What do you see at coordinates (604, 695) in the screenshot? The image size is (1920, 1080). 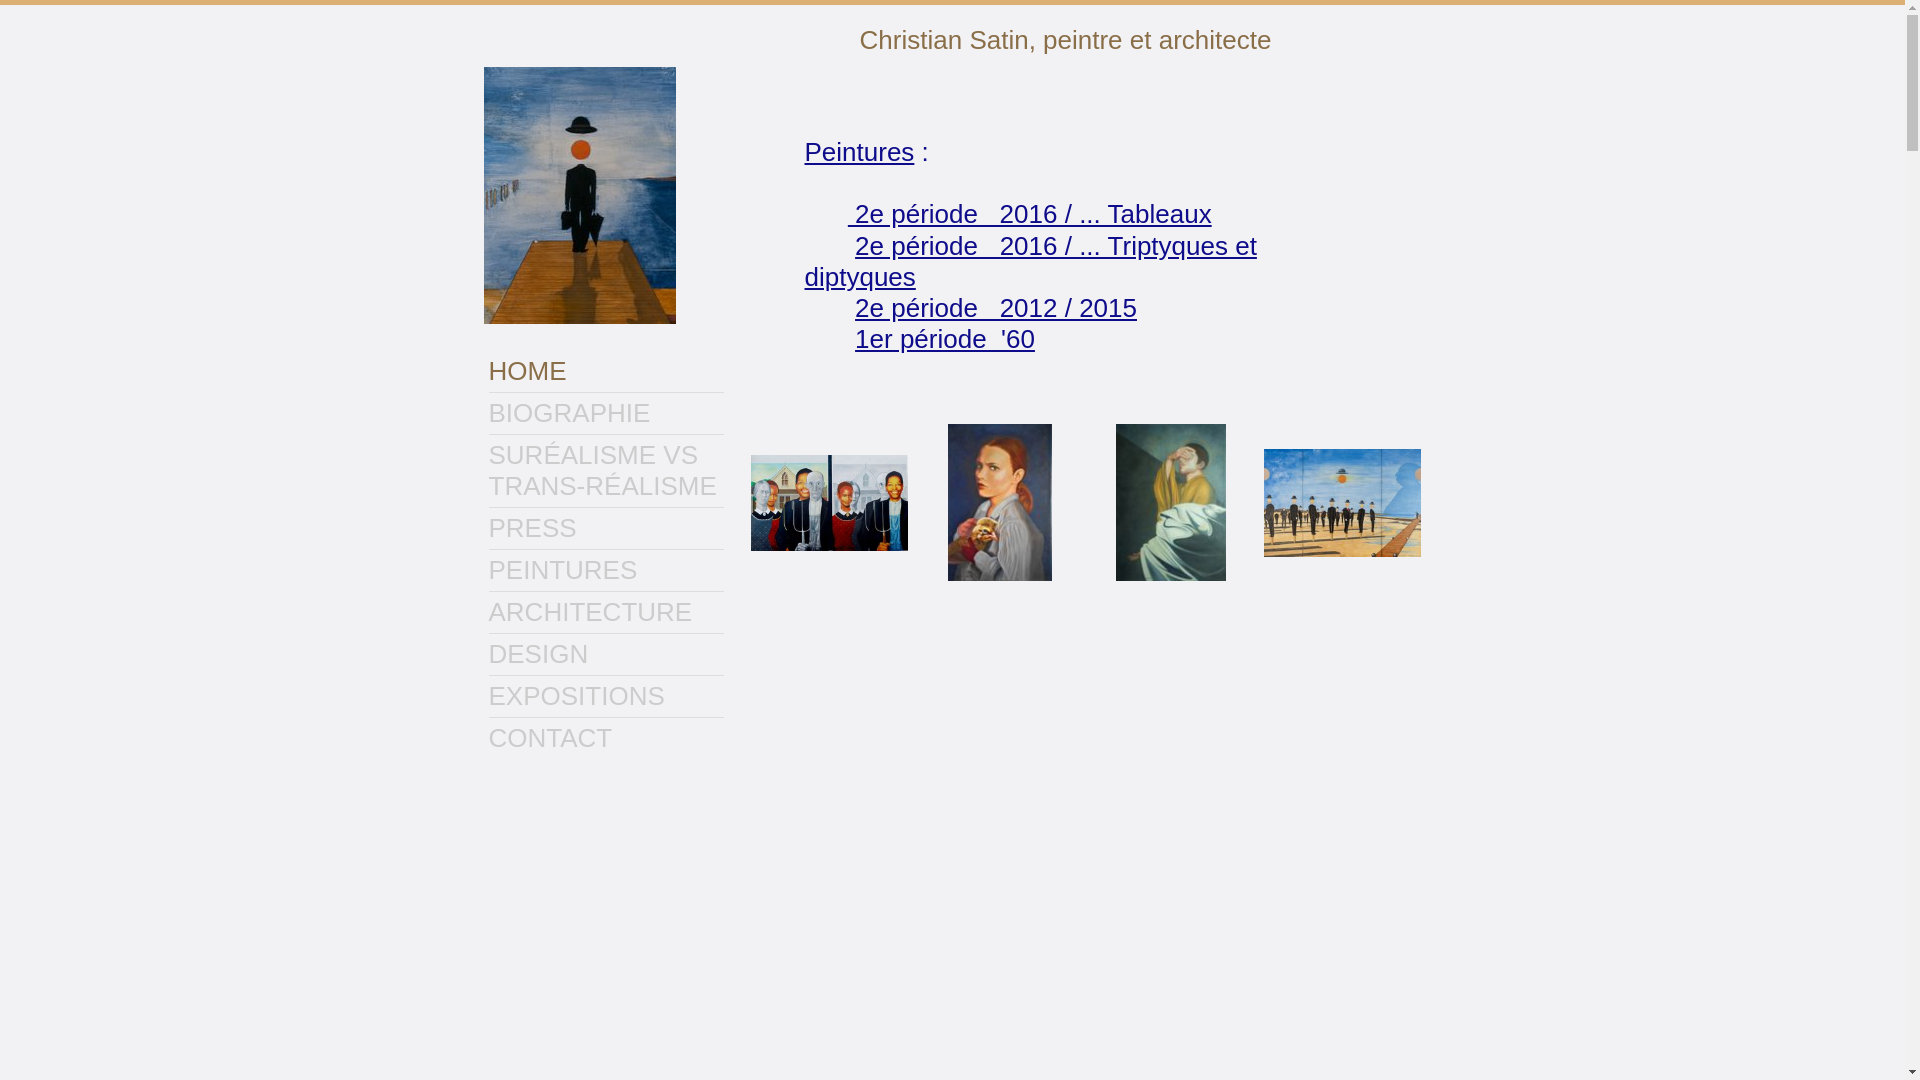 I see `'EXPOSITIONS'` at bounding box center [604, 695].